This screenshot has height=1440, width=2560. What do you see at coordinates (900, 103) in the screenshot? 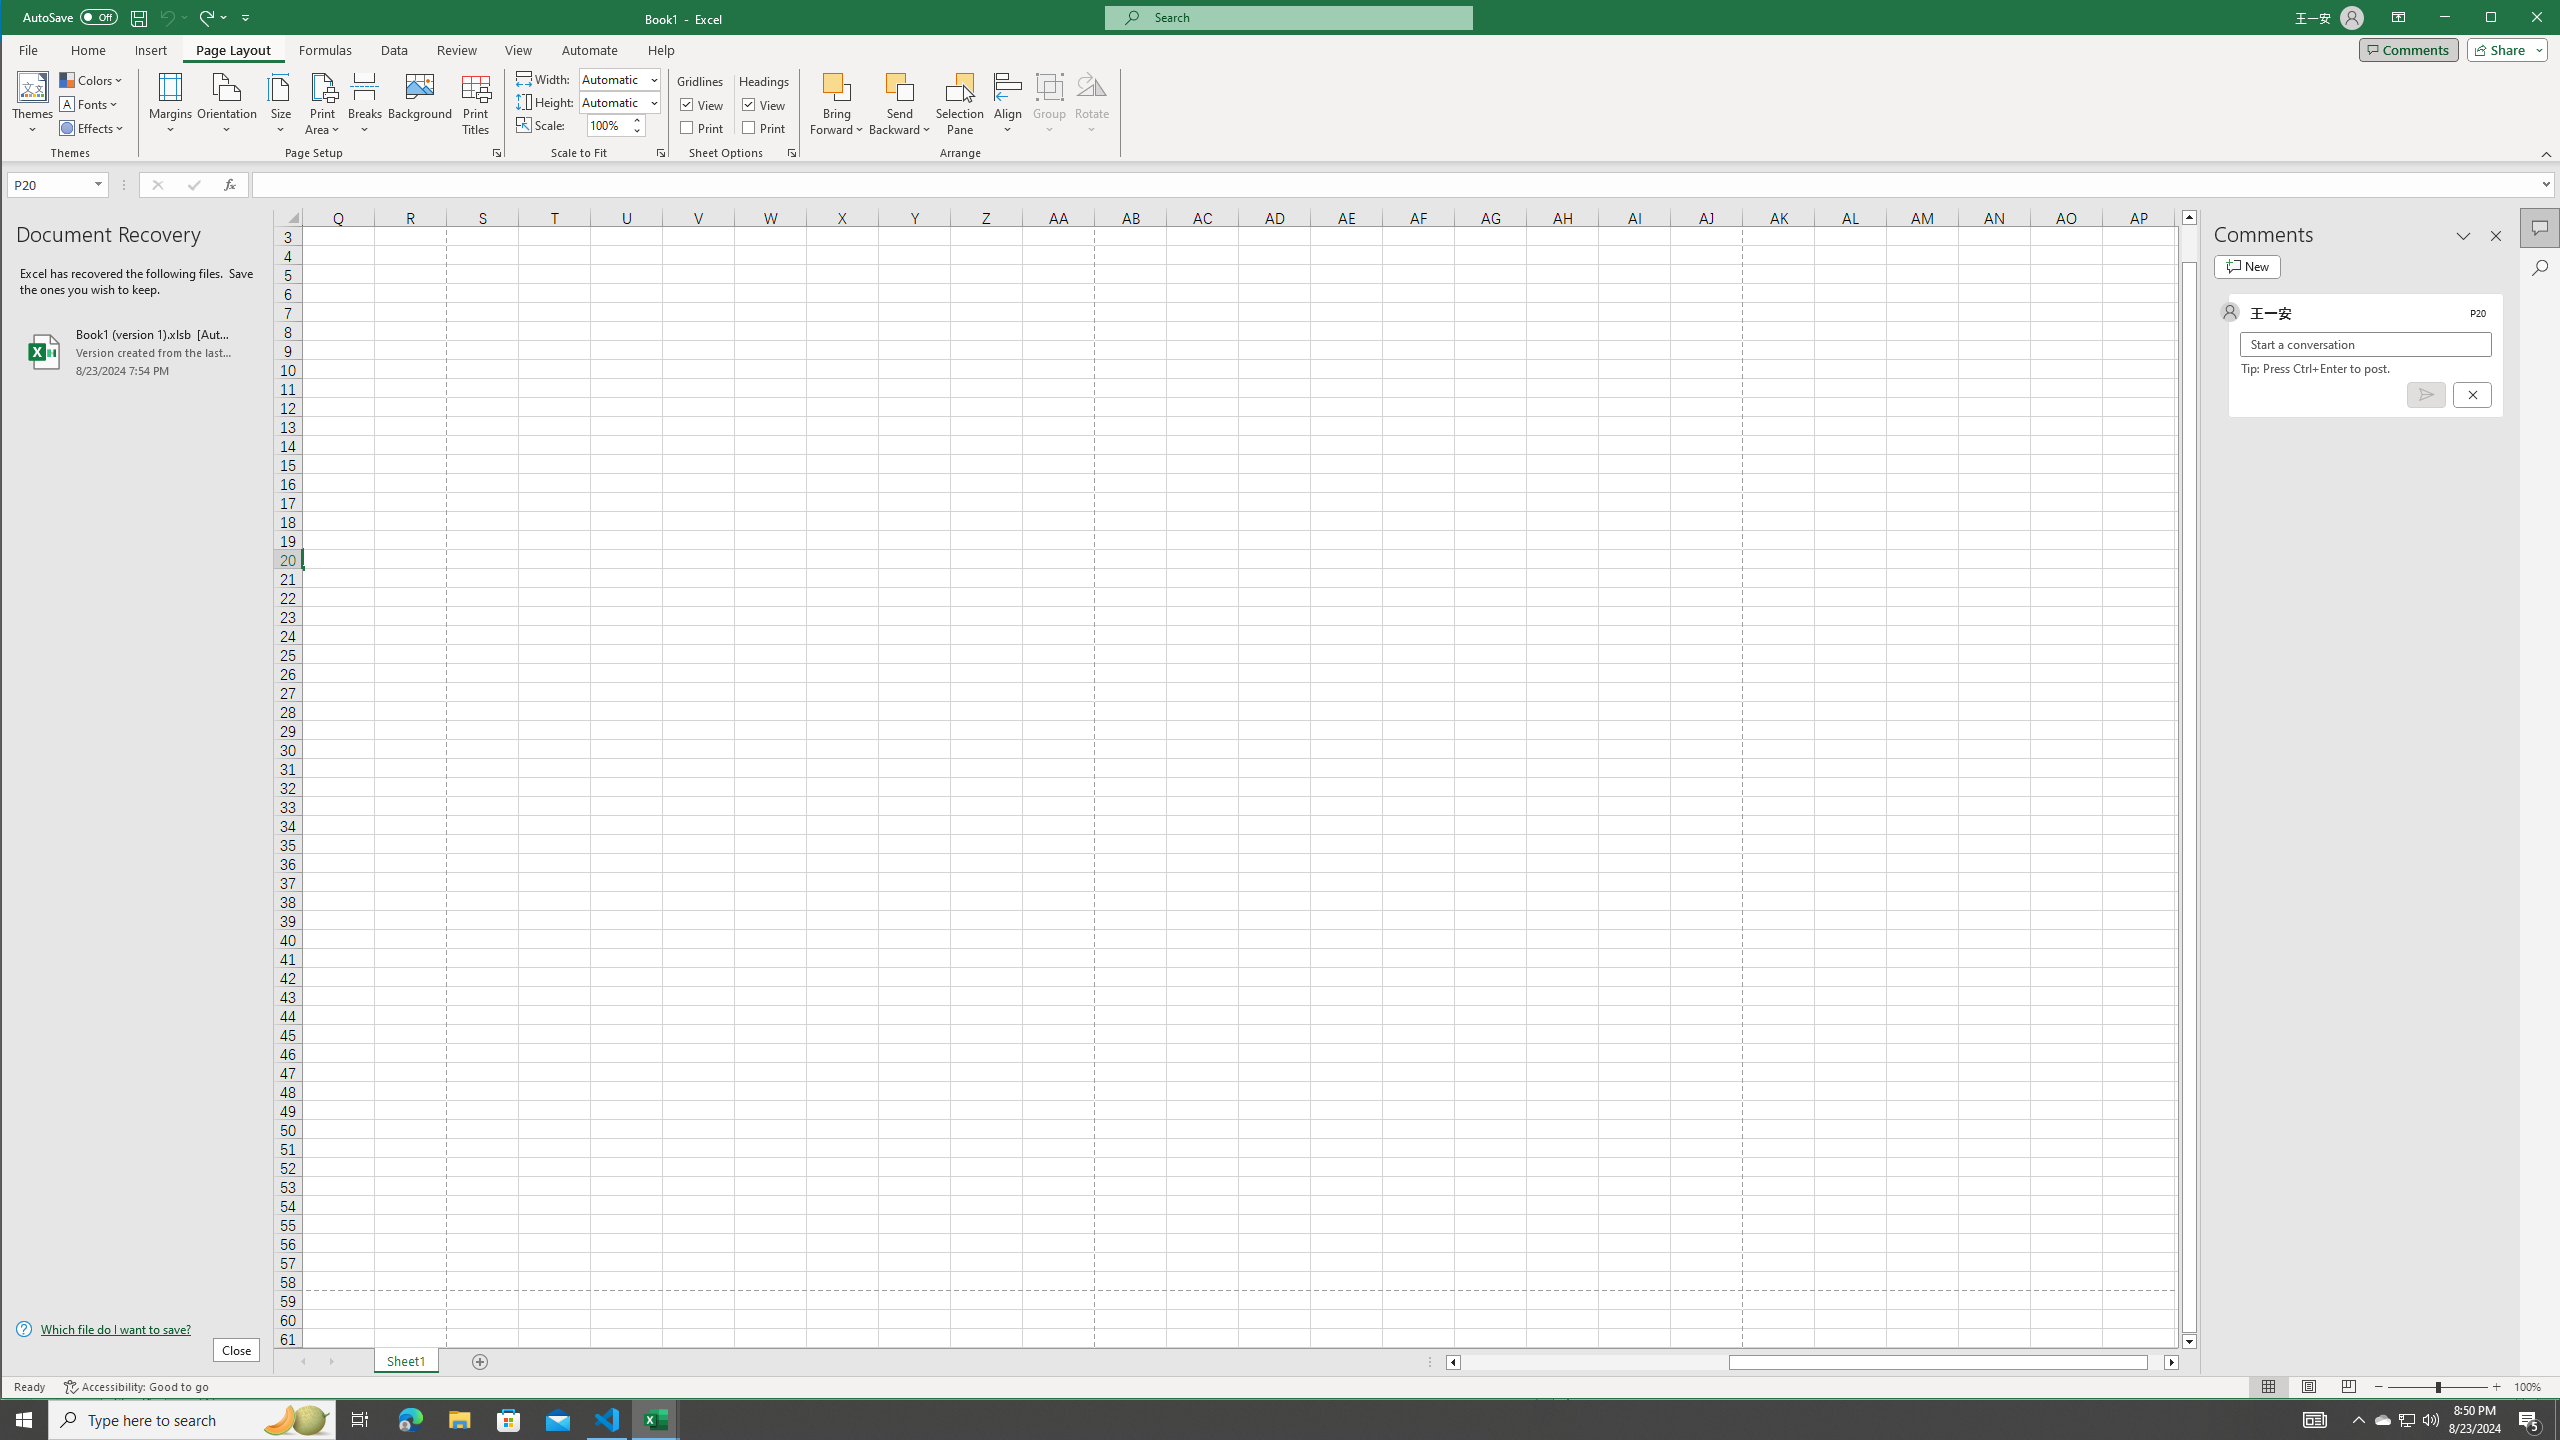
I see `'Send Backward'` at bounding box center [900, 103].